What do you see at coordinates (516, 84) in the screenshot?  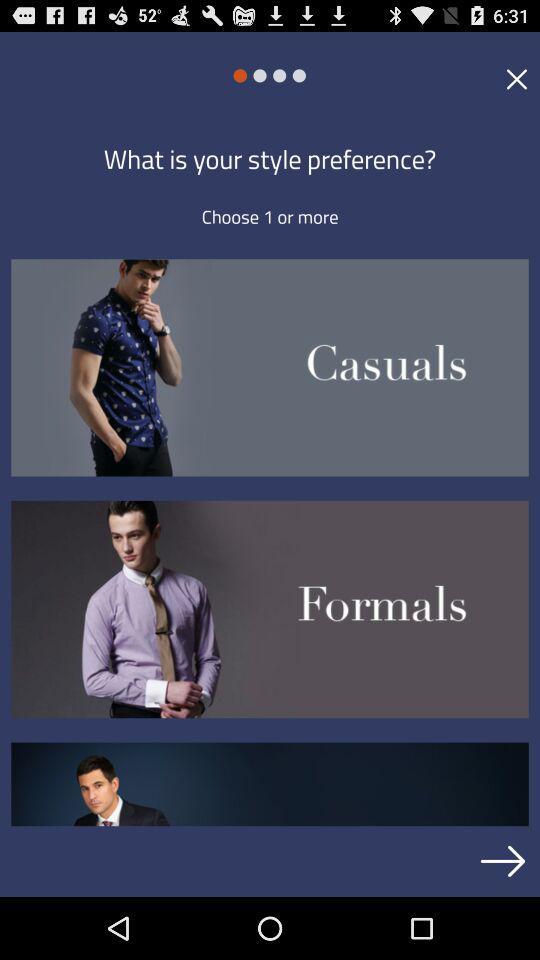 I see `the close icon` at bounding box center [516, 84].